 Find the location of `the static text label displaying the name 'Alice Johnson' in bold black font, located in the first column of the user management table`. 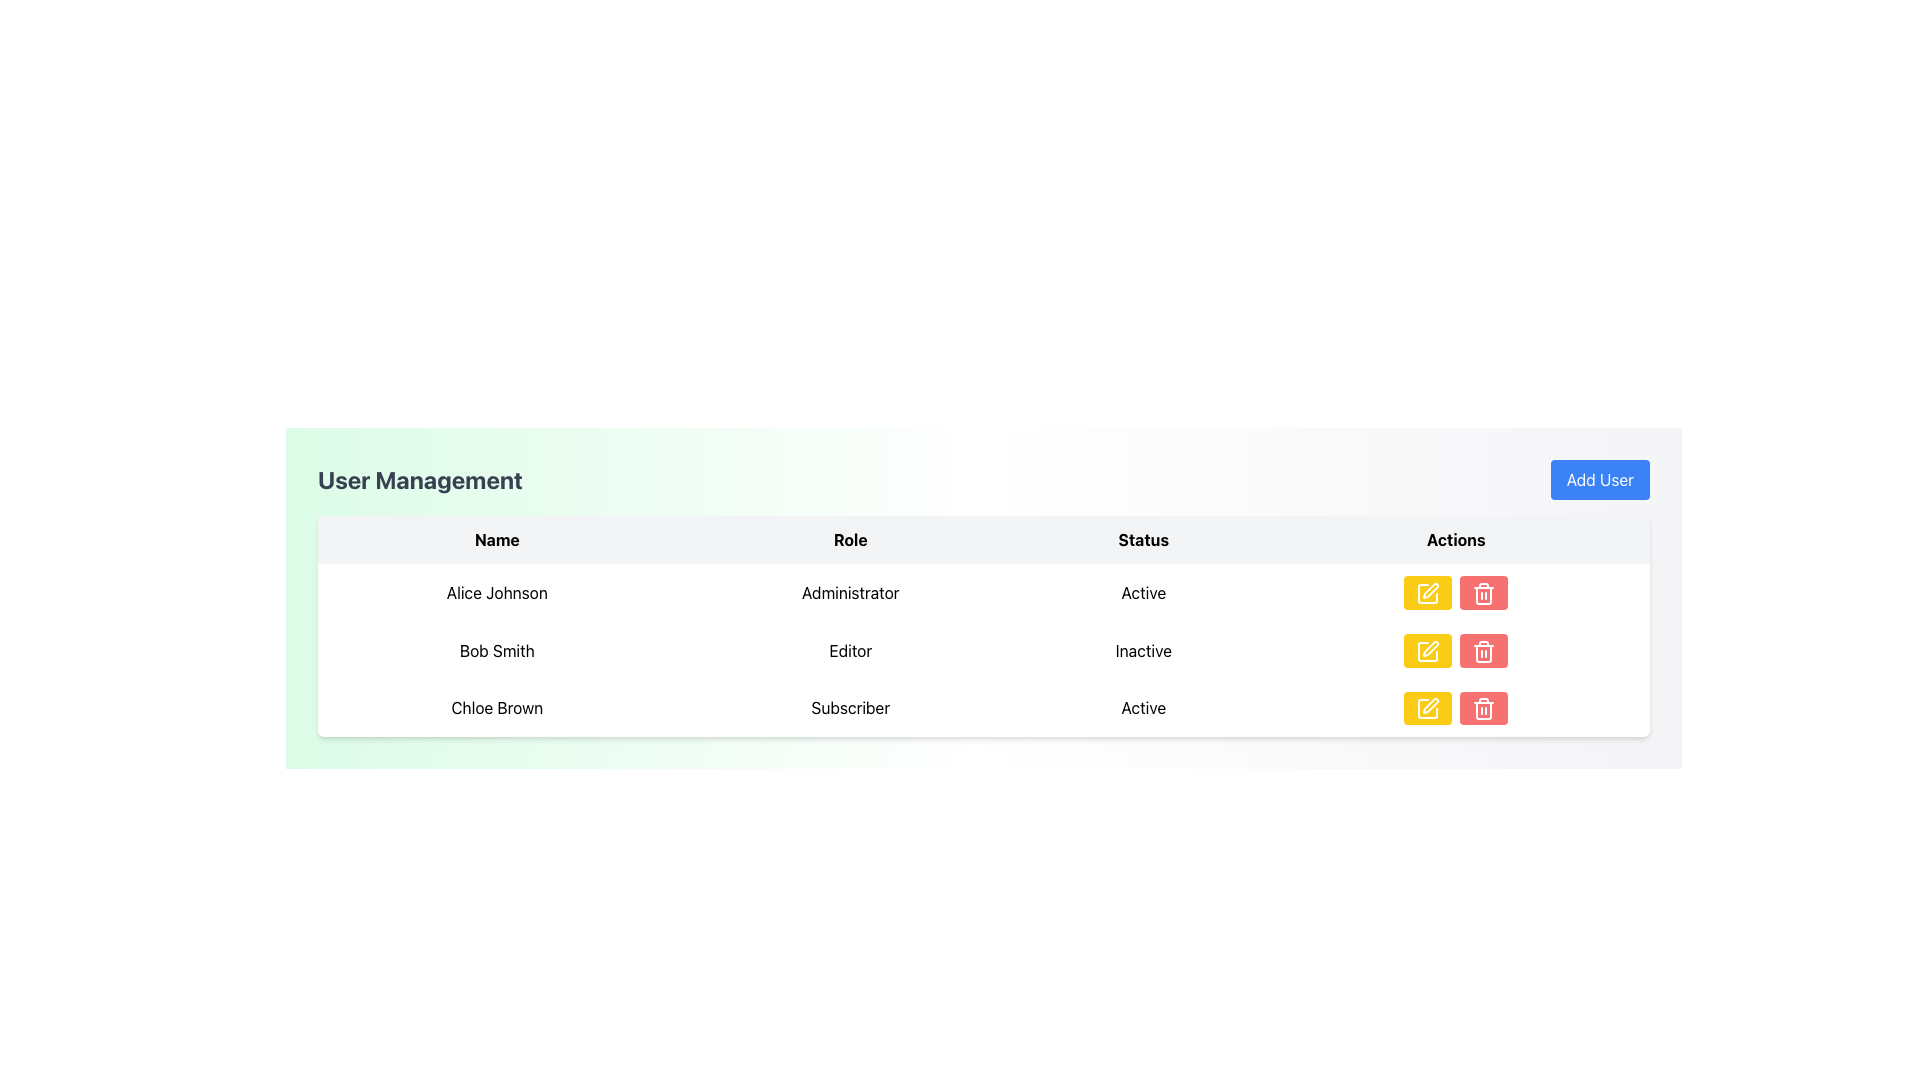

the static text label displaying the name 'Alice Johnson' in bold black font, located in the first column of the user management table is located at coordinates (497, 591).